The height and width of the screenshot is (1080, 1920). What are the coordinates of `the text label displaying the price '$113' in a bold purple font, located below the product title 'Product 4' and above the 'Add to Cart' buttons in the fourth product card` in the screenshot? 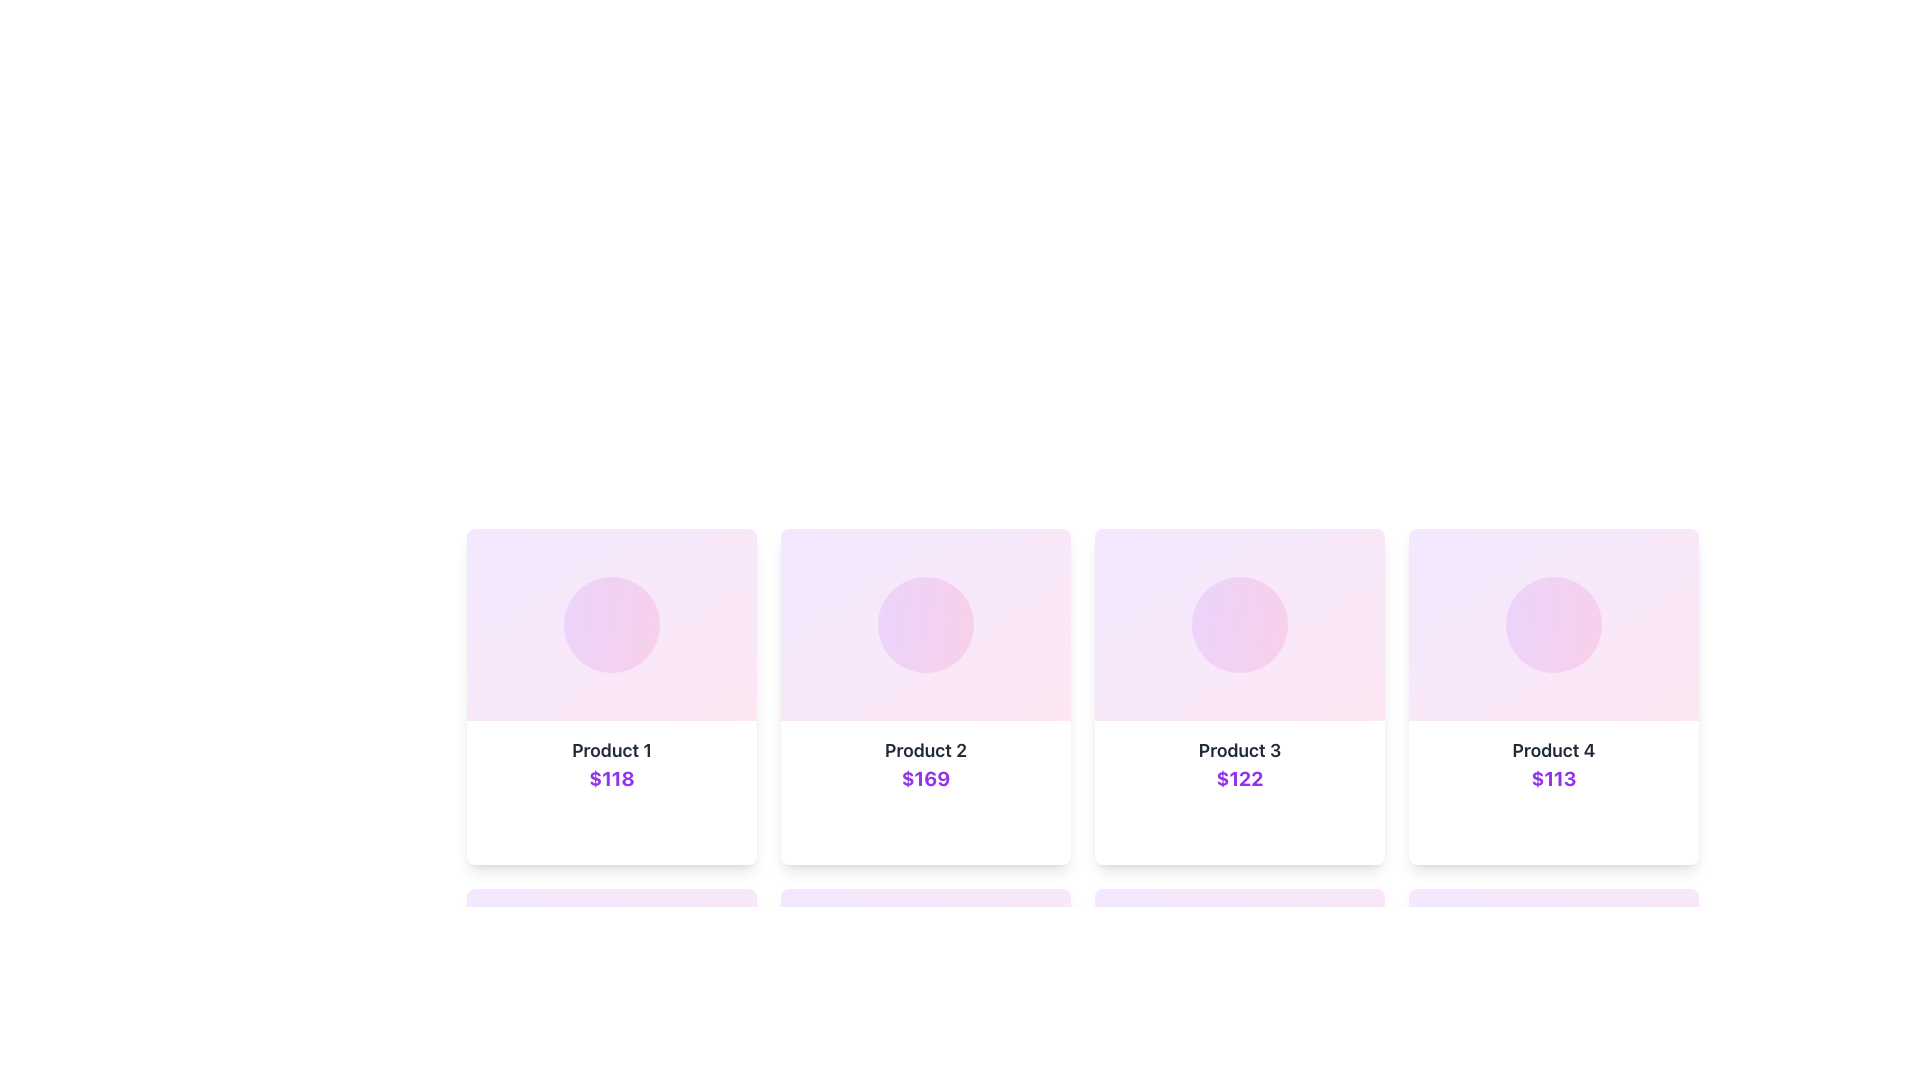 It's located at (1553, 778).